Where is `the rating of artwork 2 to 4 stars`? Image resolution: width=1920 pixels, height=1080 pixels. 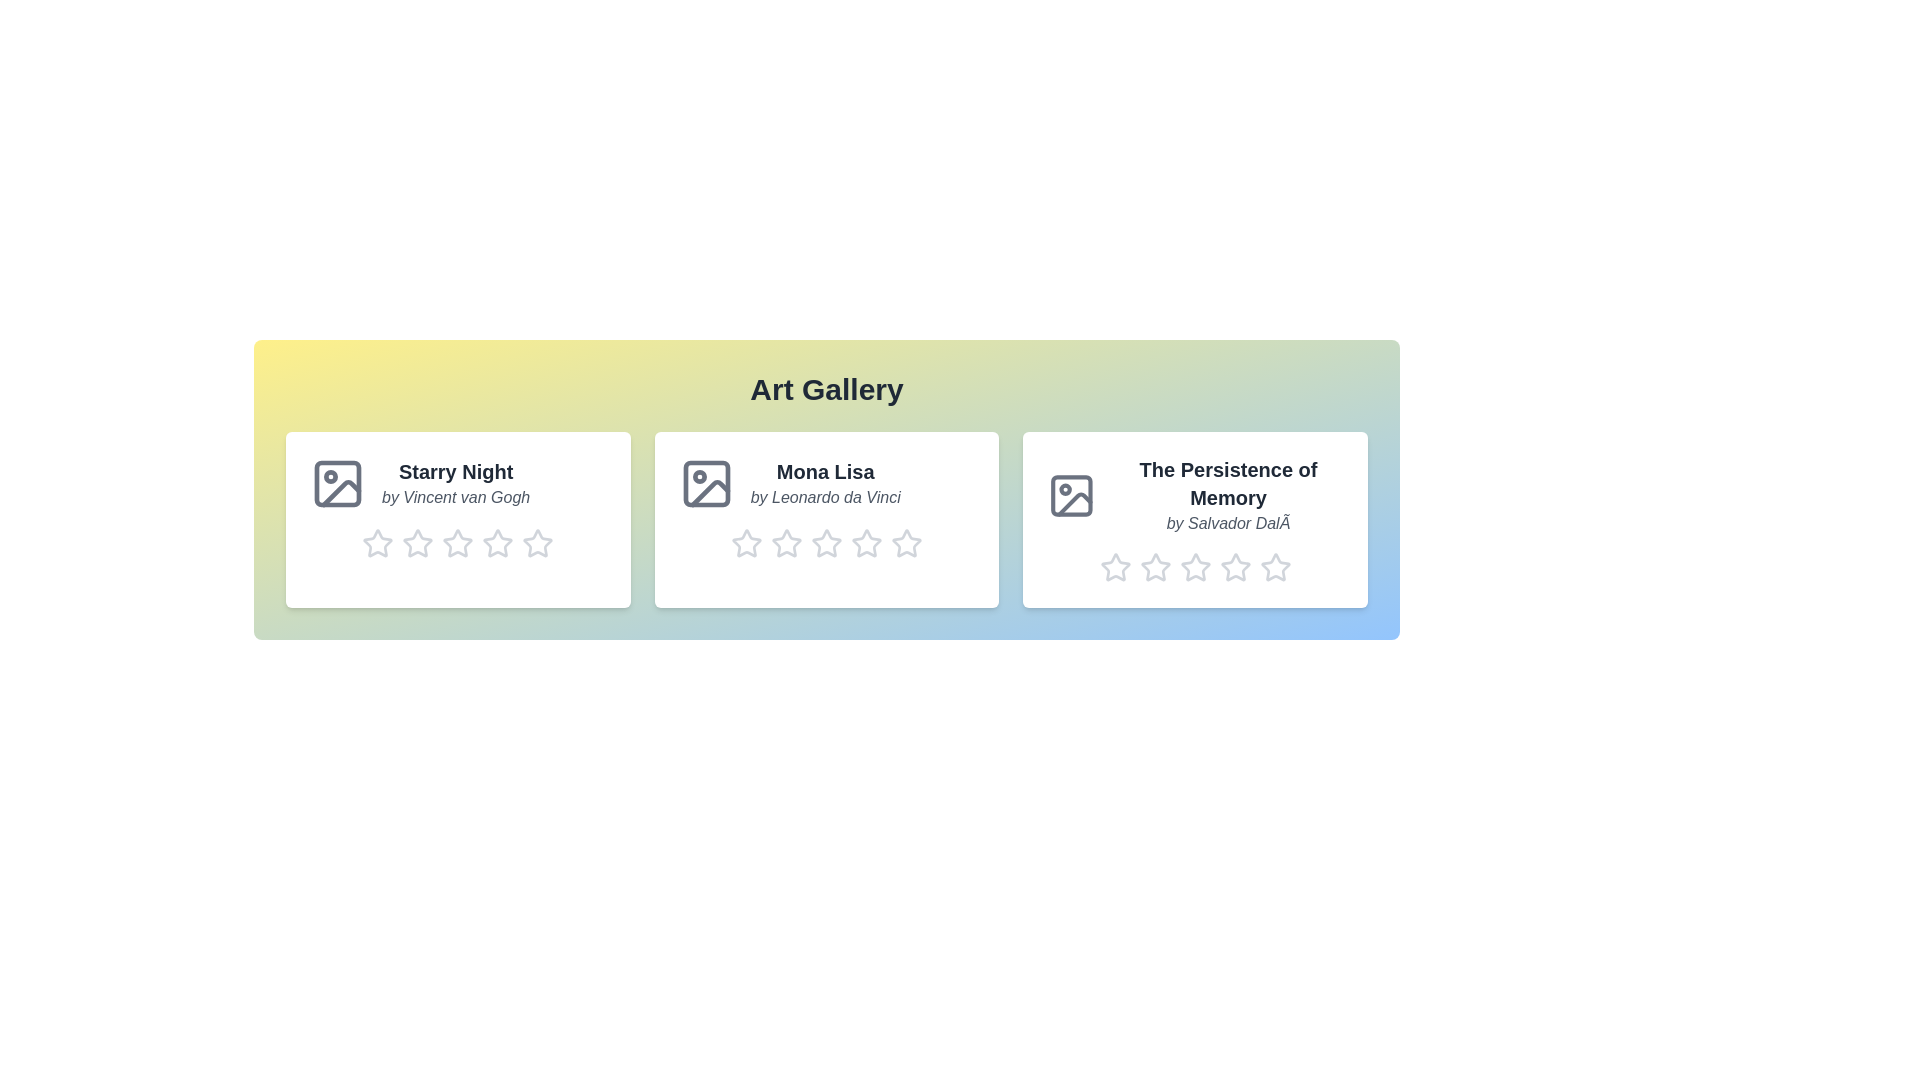 the rating of artwork 2 to 4 stars is located at coordinates (850, 543).